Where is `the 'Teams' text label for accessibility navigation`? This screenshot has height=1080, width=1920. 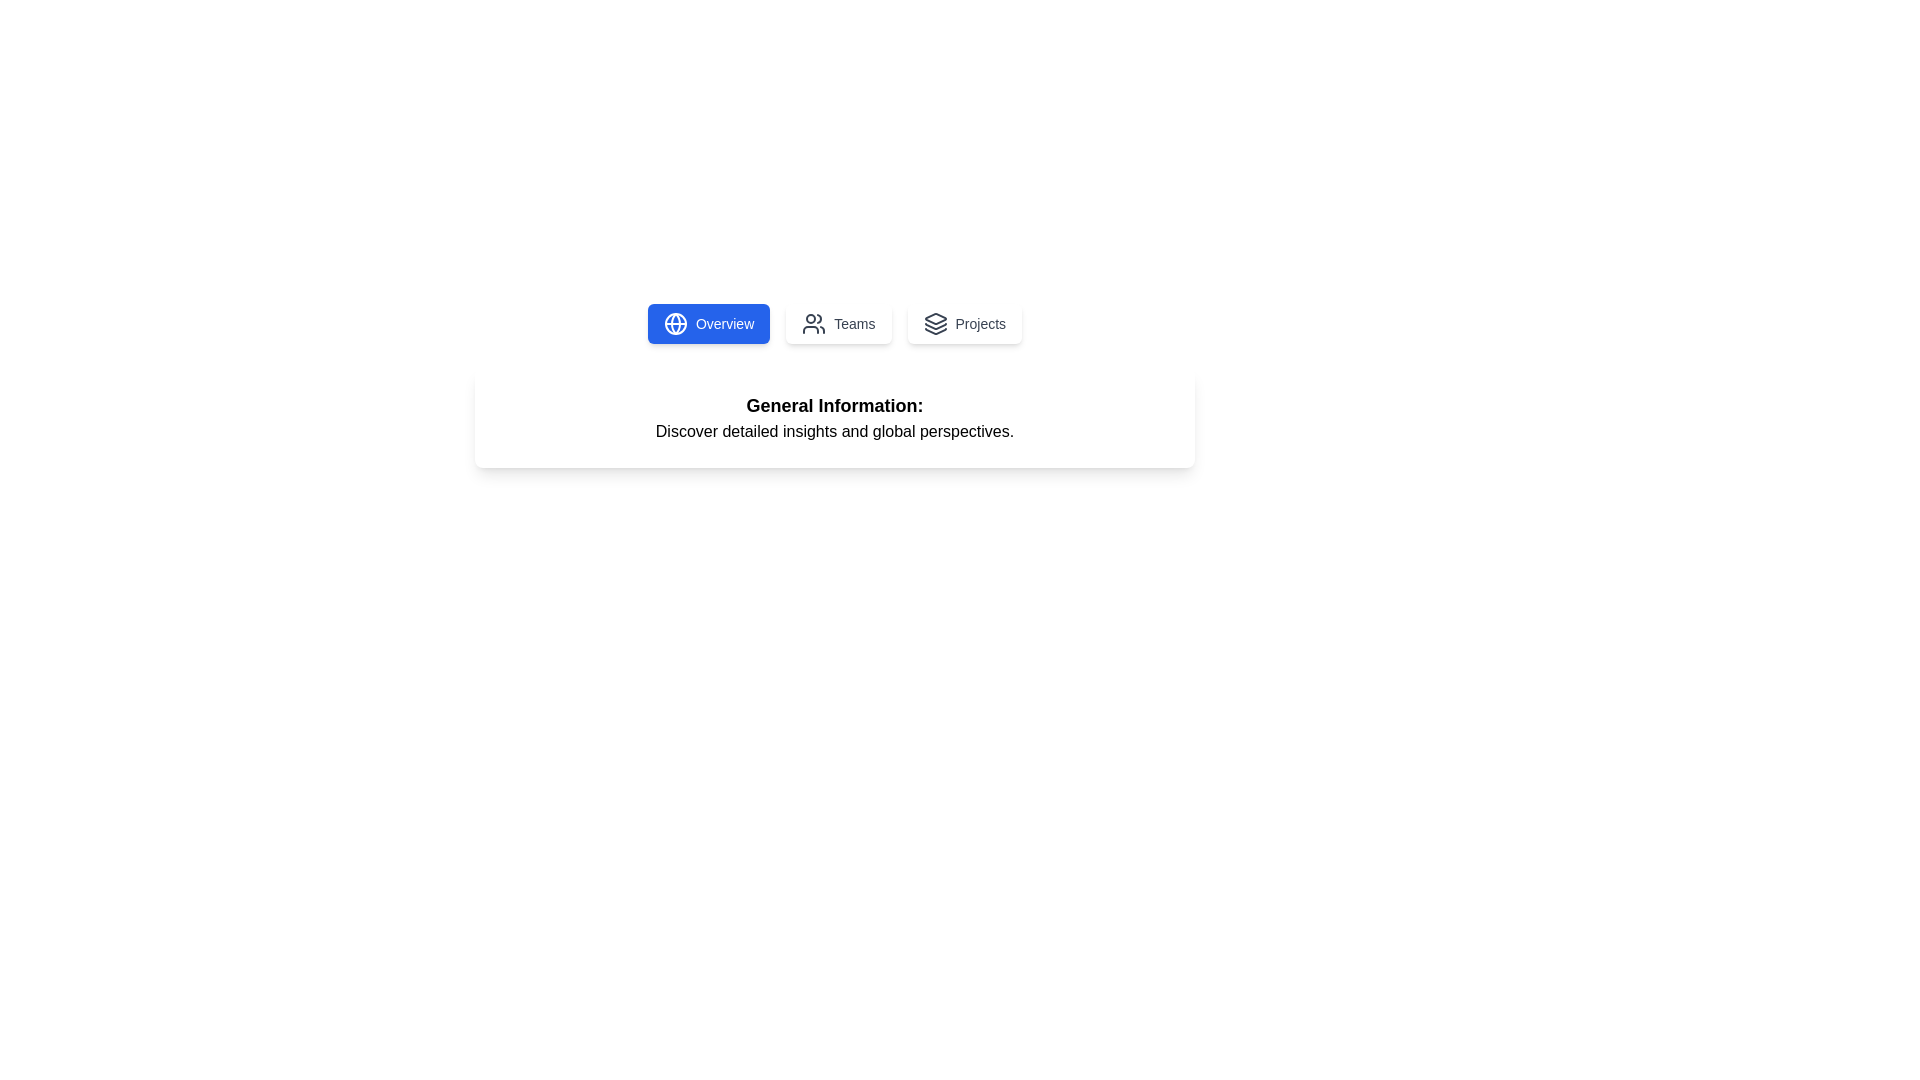
the 'Teams' text label for accessibility navigation is located at coordinates (854, 323).